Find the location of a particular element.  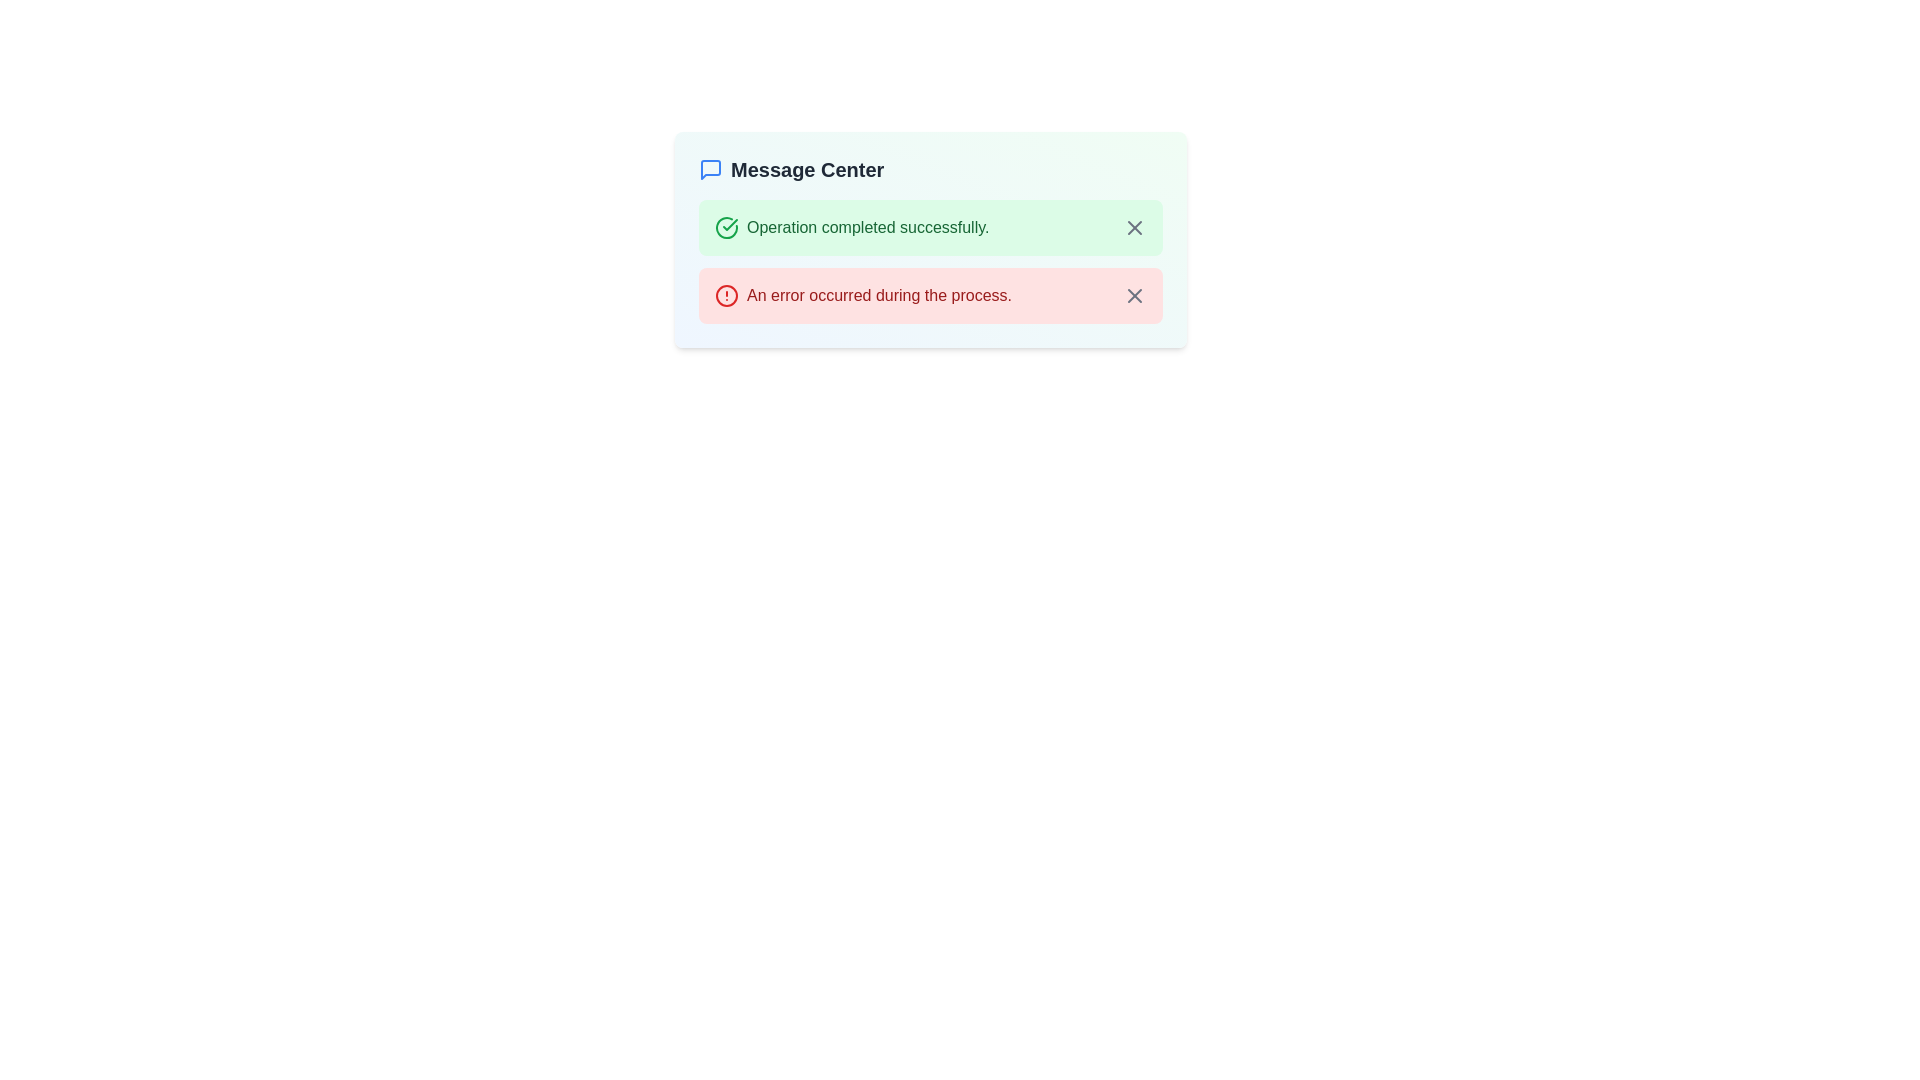

the error message label located in the notification panel, positioned below the successful operation message and to the left of the close button is located at coordinates (879, 296).